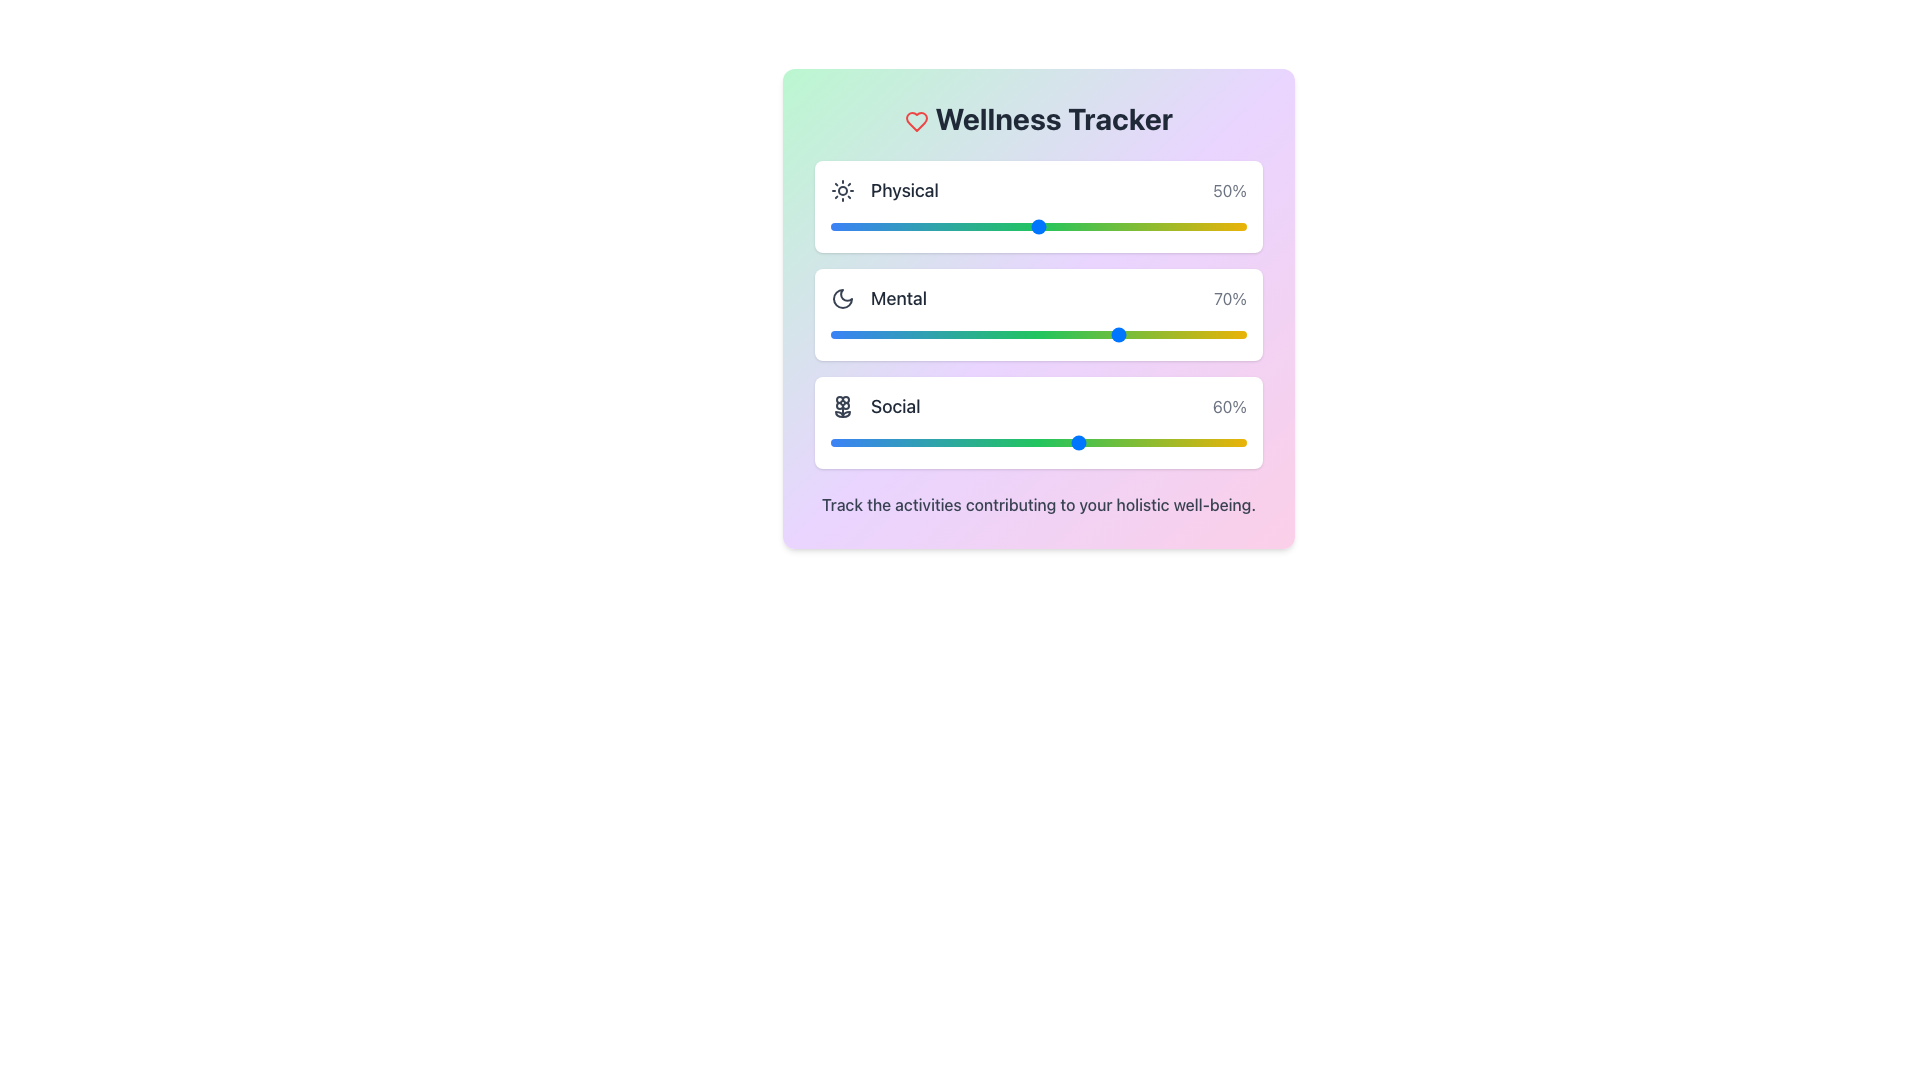 Image resolution: width=1920 pixels, height=1080 pixels. What do you see at coordinates (1229, 191) in the screenshot?
I see `the percentage display showing '50%' in gray text located in the top-right corner of the 'Physical' card` at bounding box center [1229, 191].